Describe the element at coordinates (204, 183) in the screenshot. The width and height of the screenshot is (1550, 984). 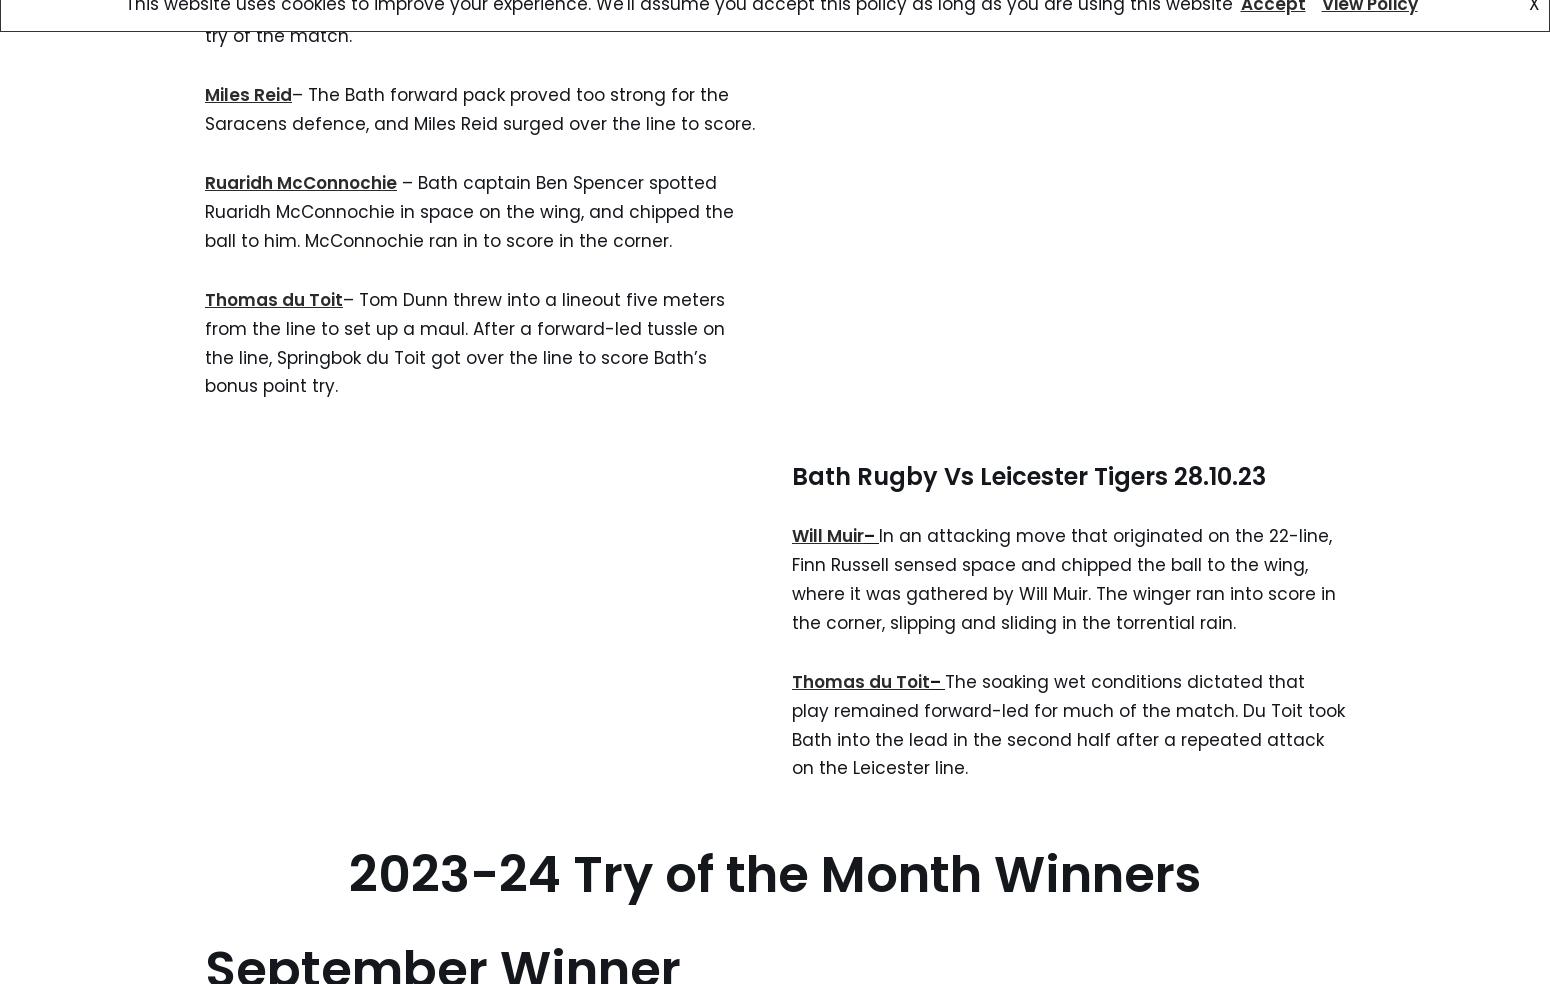
I see `'Ruaridh McConnochie'` at that location.